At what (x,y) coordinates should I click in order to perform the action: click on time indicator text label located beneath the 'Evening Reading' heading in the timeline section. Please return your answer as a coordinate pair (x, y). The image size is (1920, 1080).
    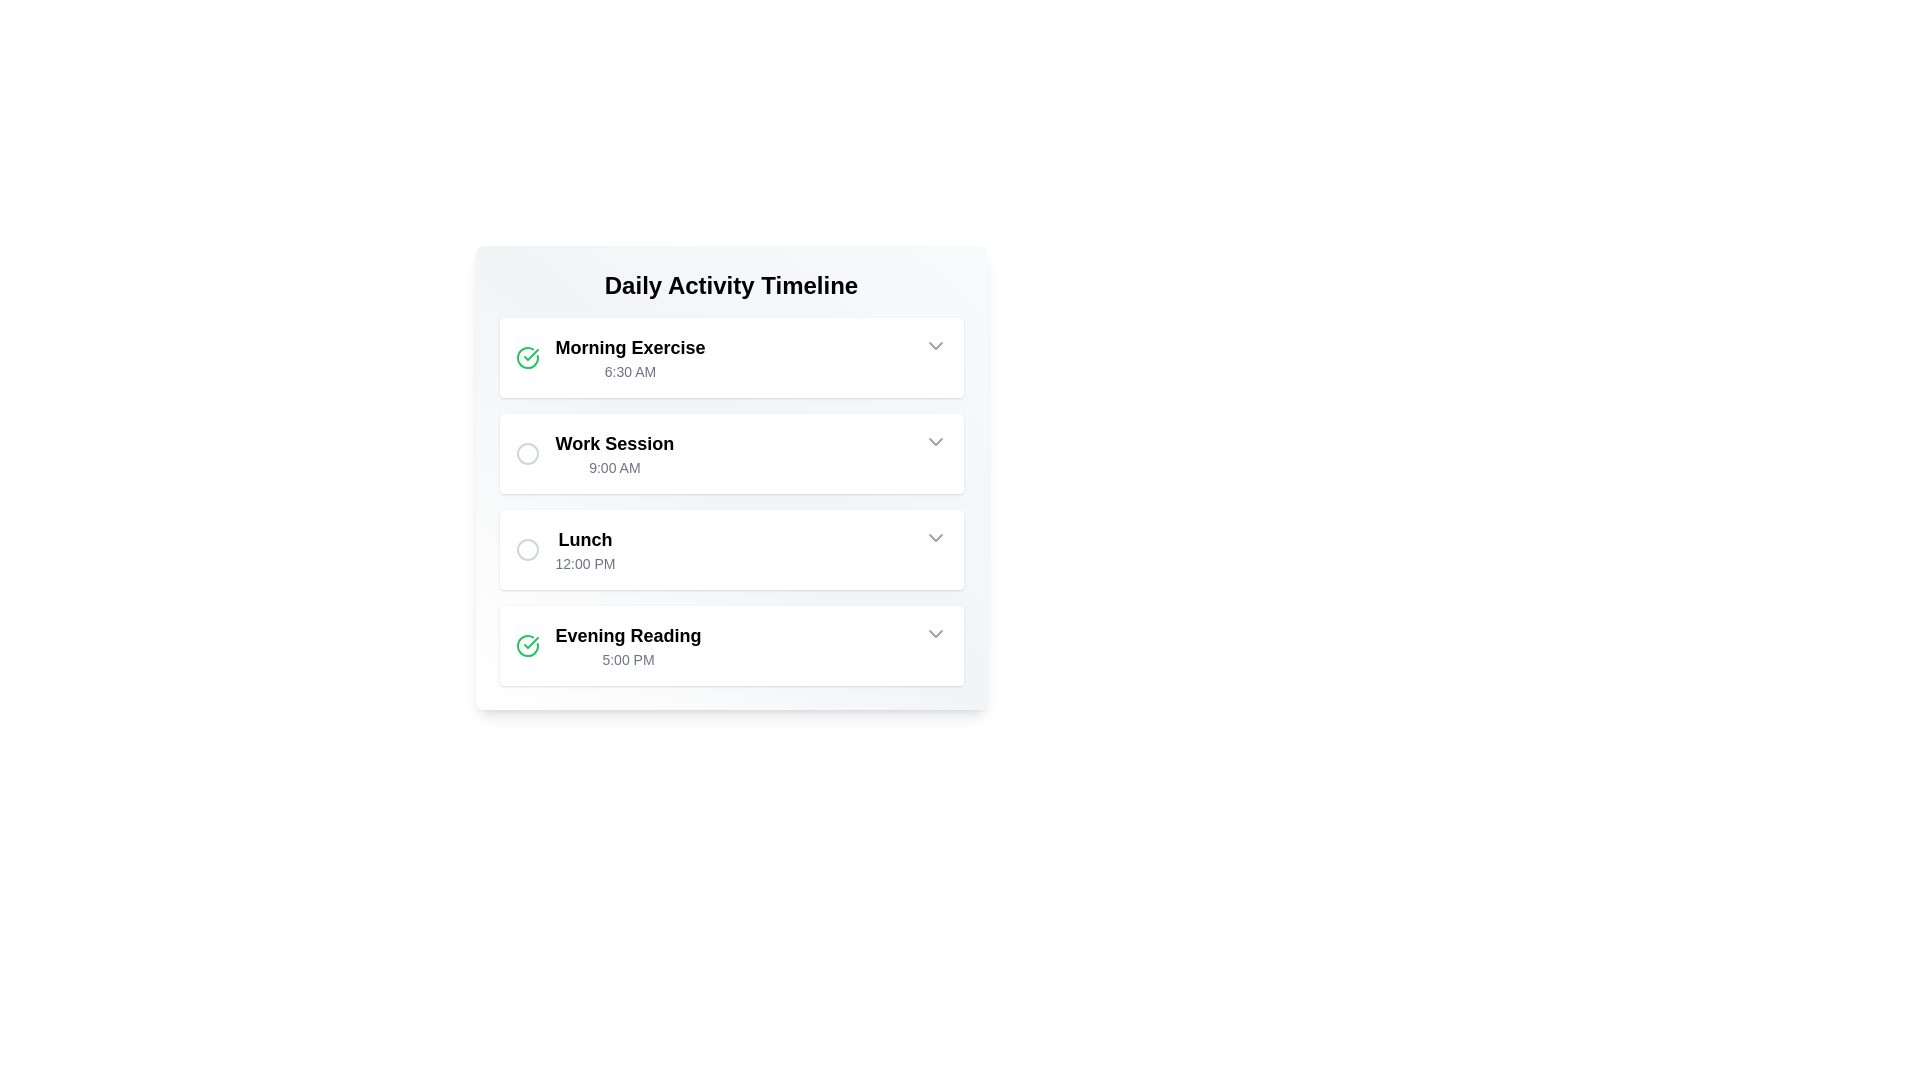
    Looking at the image, I should click on (627, 659).